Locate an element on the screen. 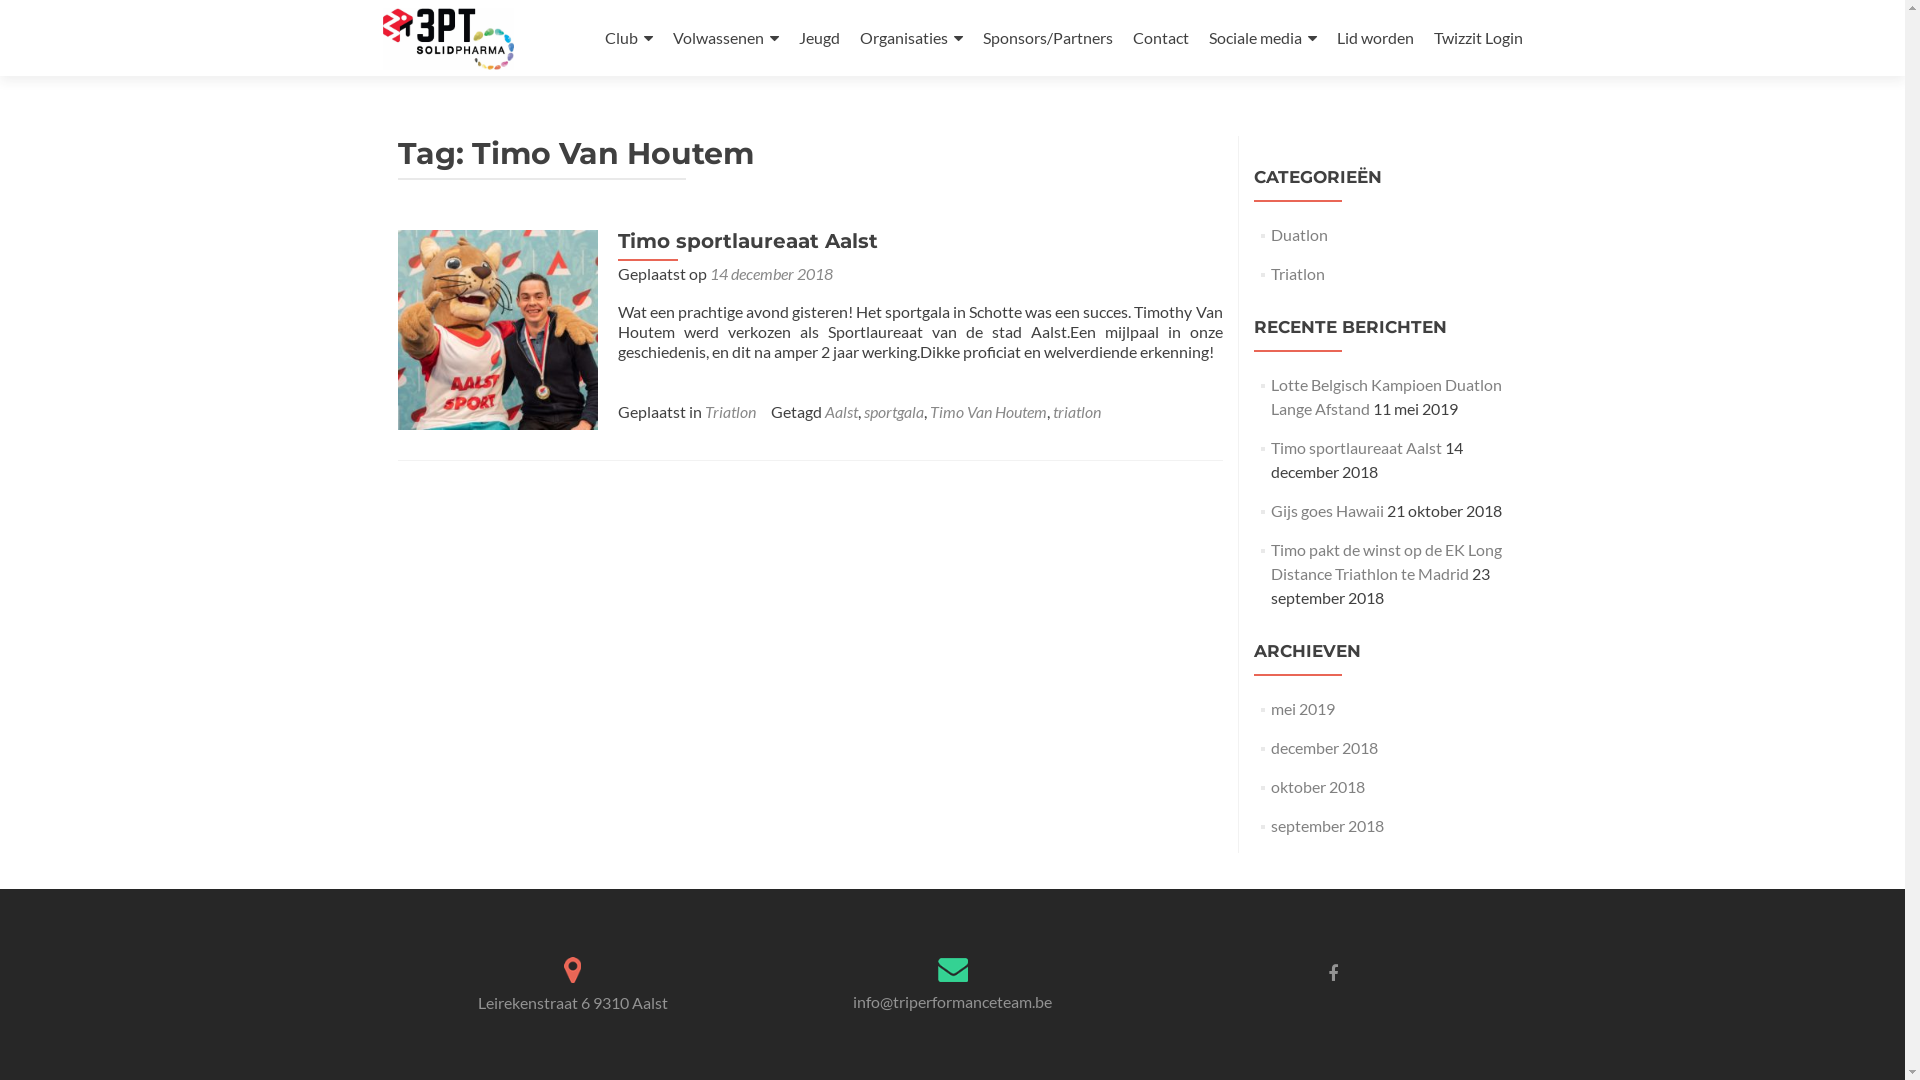 This screenshot has height=1080, width=1920. 'Volwassenen' is located at coordinates (723, 38).